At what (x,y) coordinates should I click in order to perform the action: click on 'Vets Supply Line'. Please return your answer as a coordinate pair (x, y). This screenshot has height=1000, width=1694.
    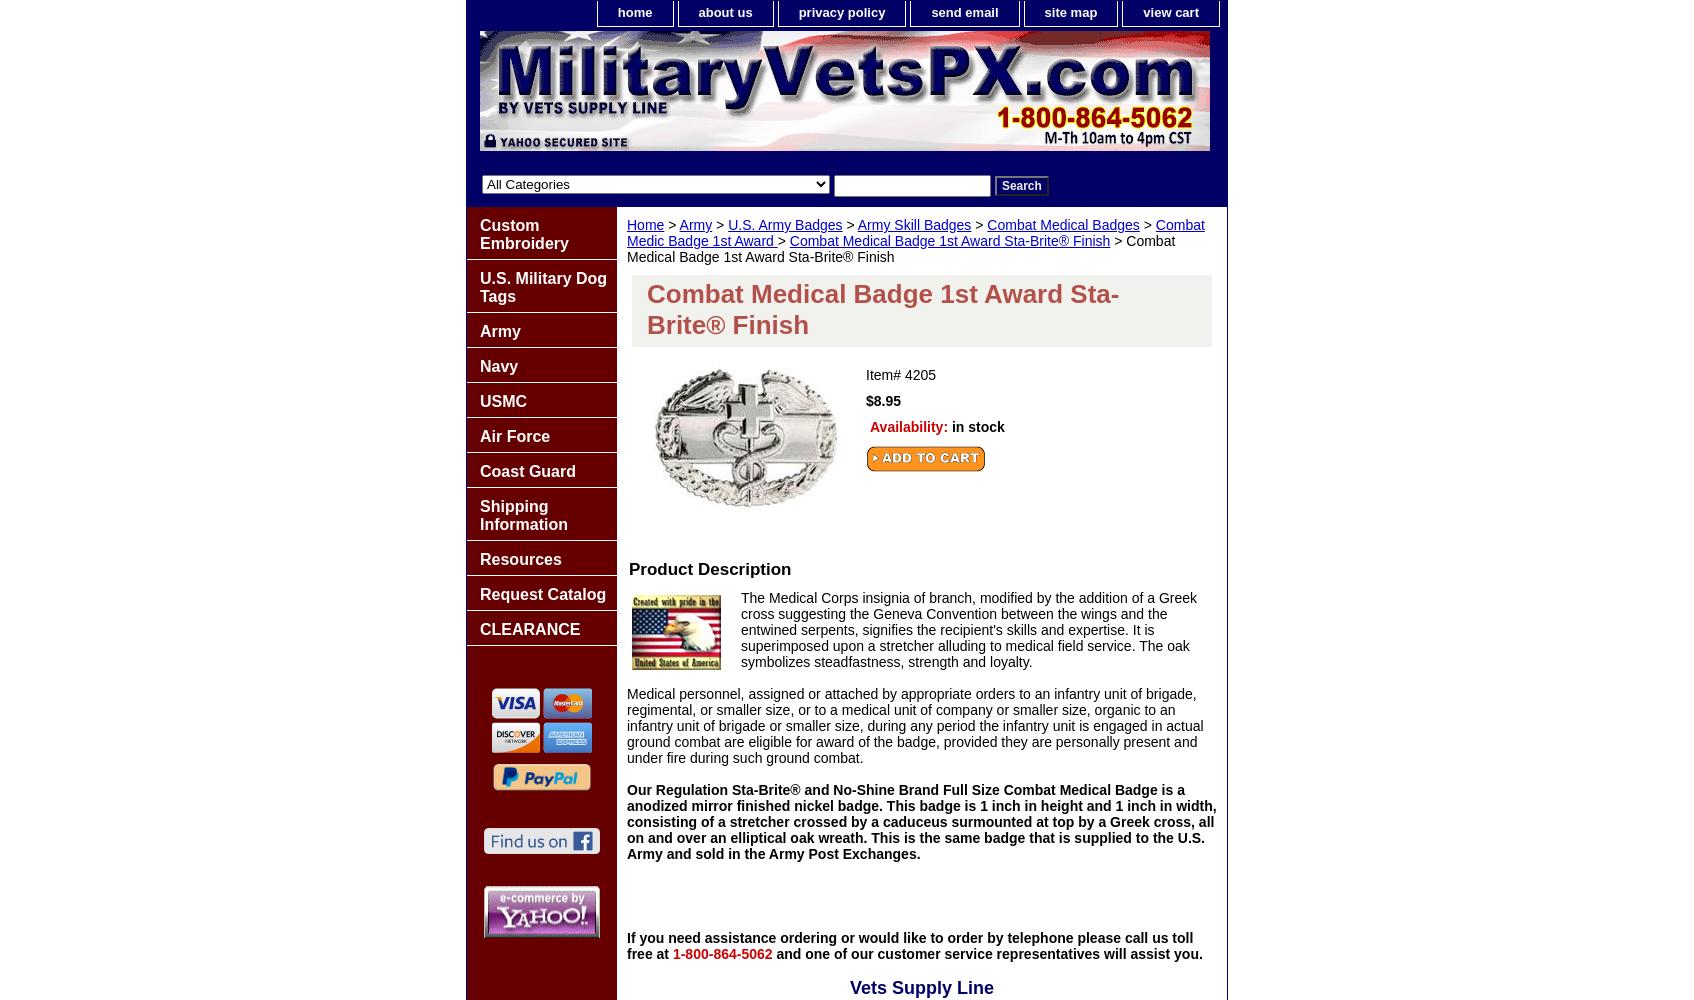
    Looking at the image, I should click on (848, 987).